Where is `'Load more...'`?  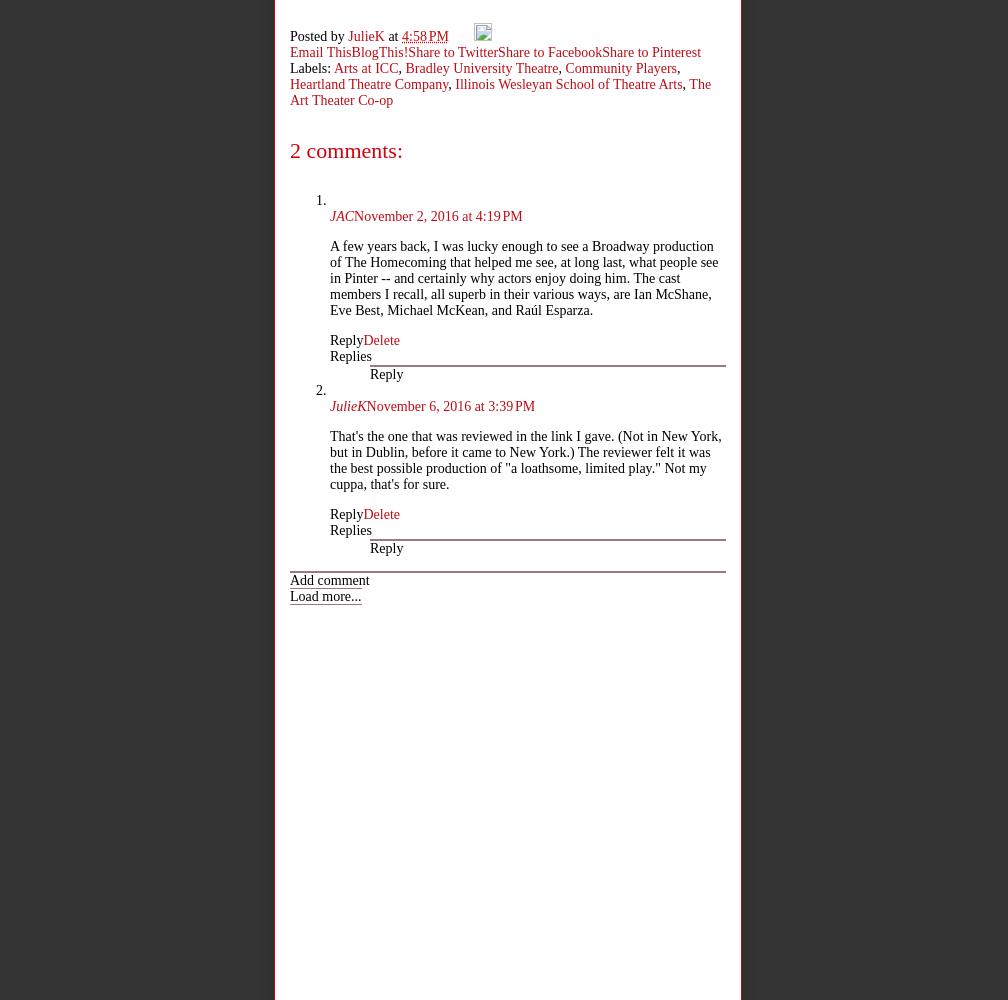 'Load more...' is located at coordinates (325, 595).